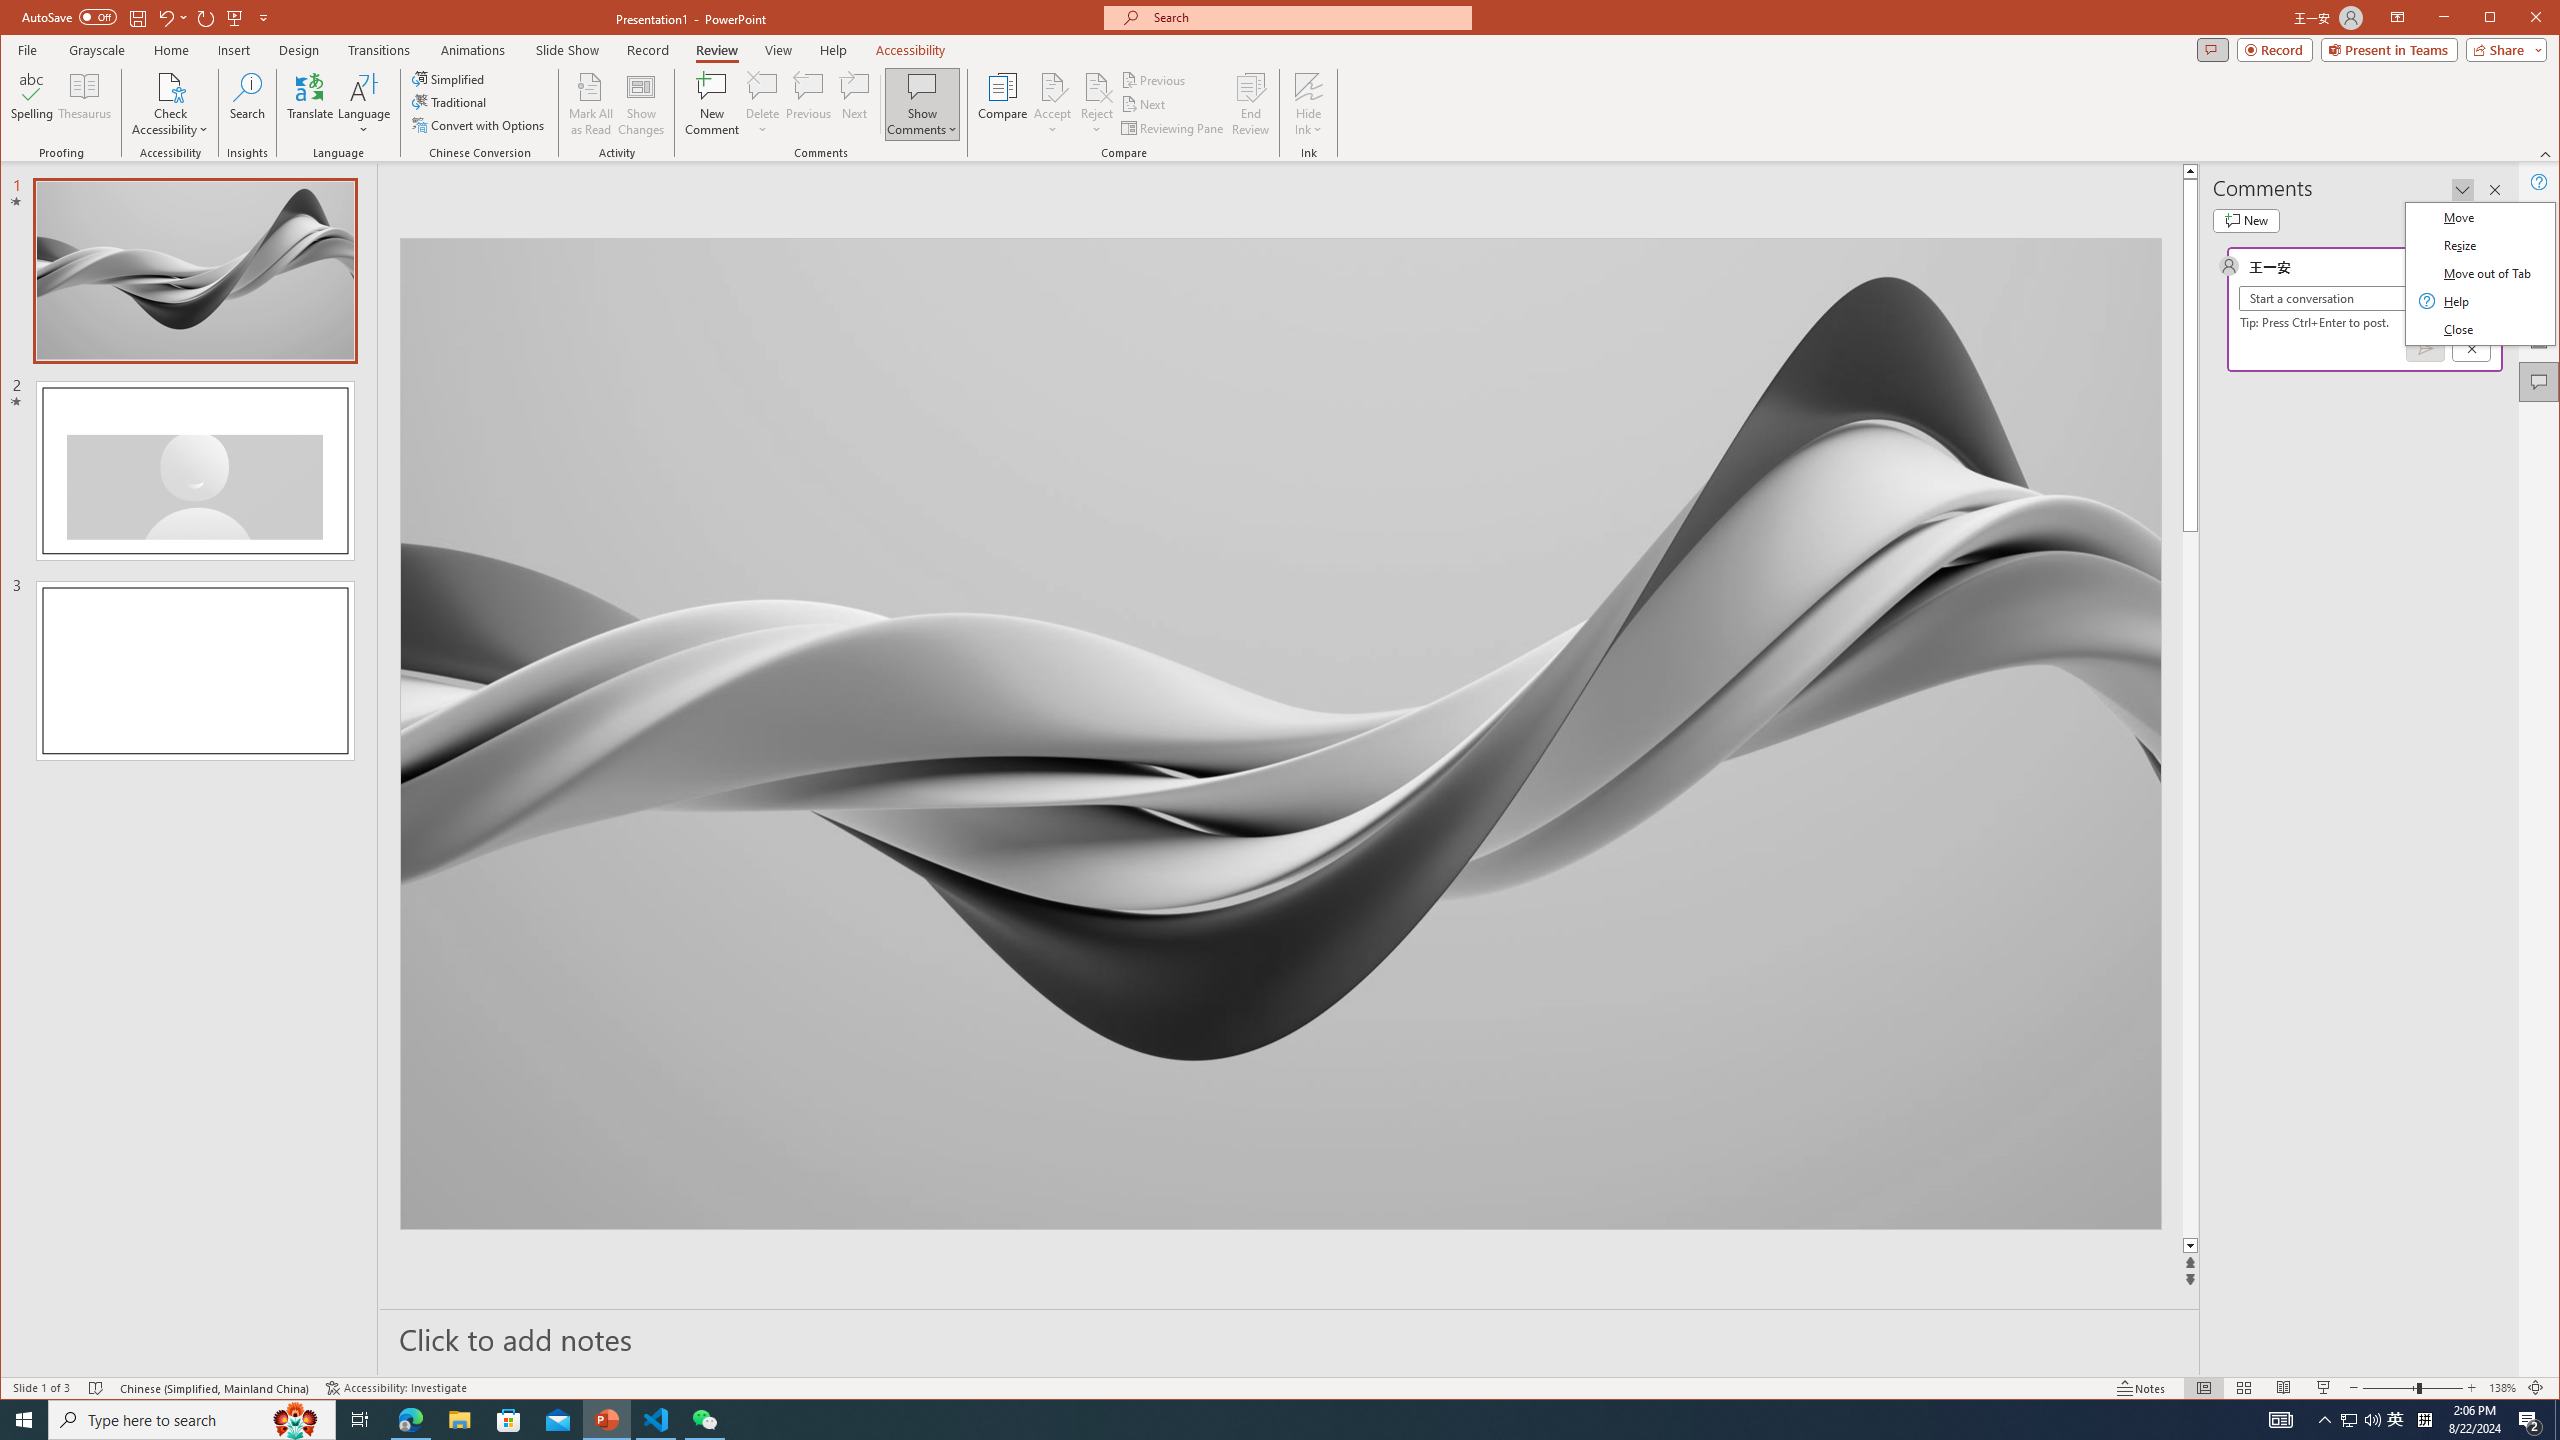 The height and width of the screenshot is (1440, 2560). What do you see at coordinates (146, 18) in the screenshot?
I see `'Quick Access Toolbar'` at bounding box center [146, 18].